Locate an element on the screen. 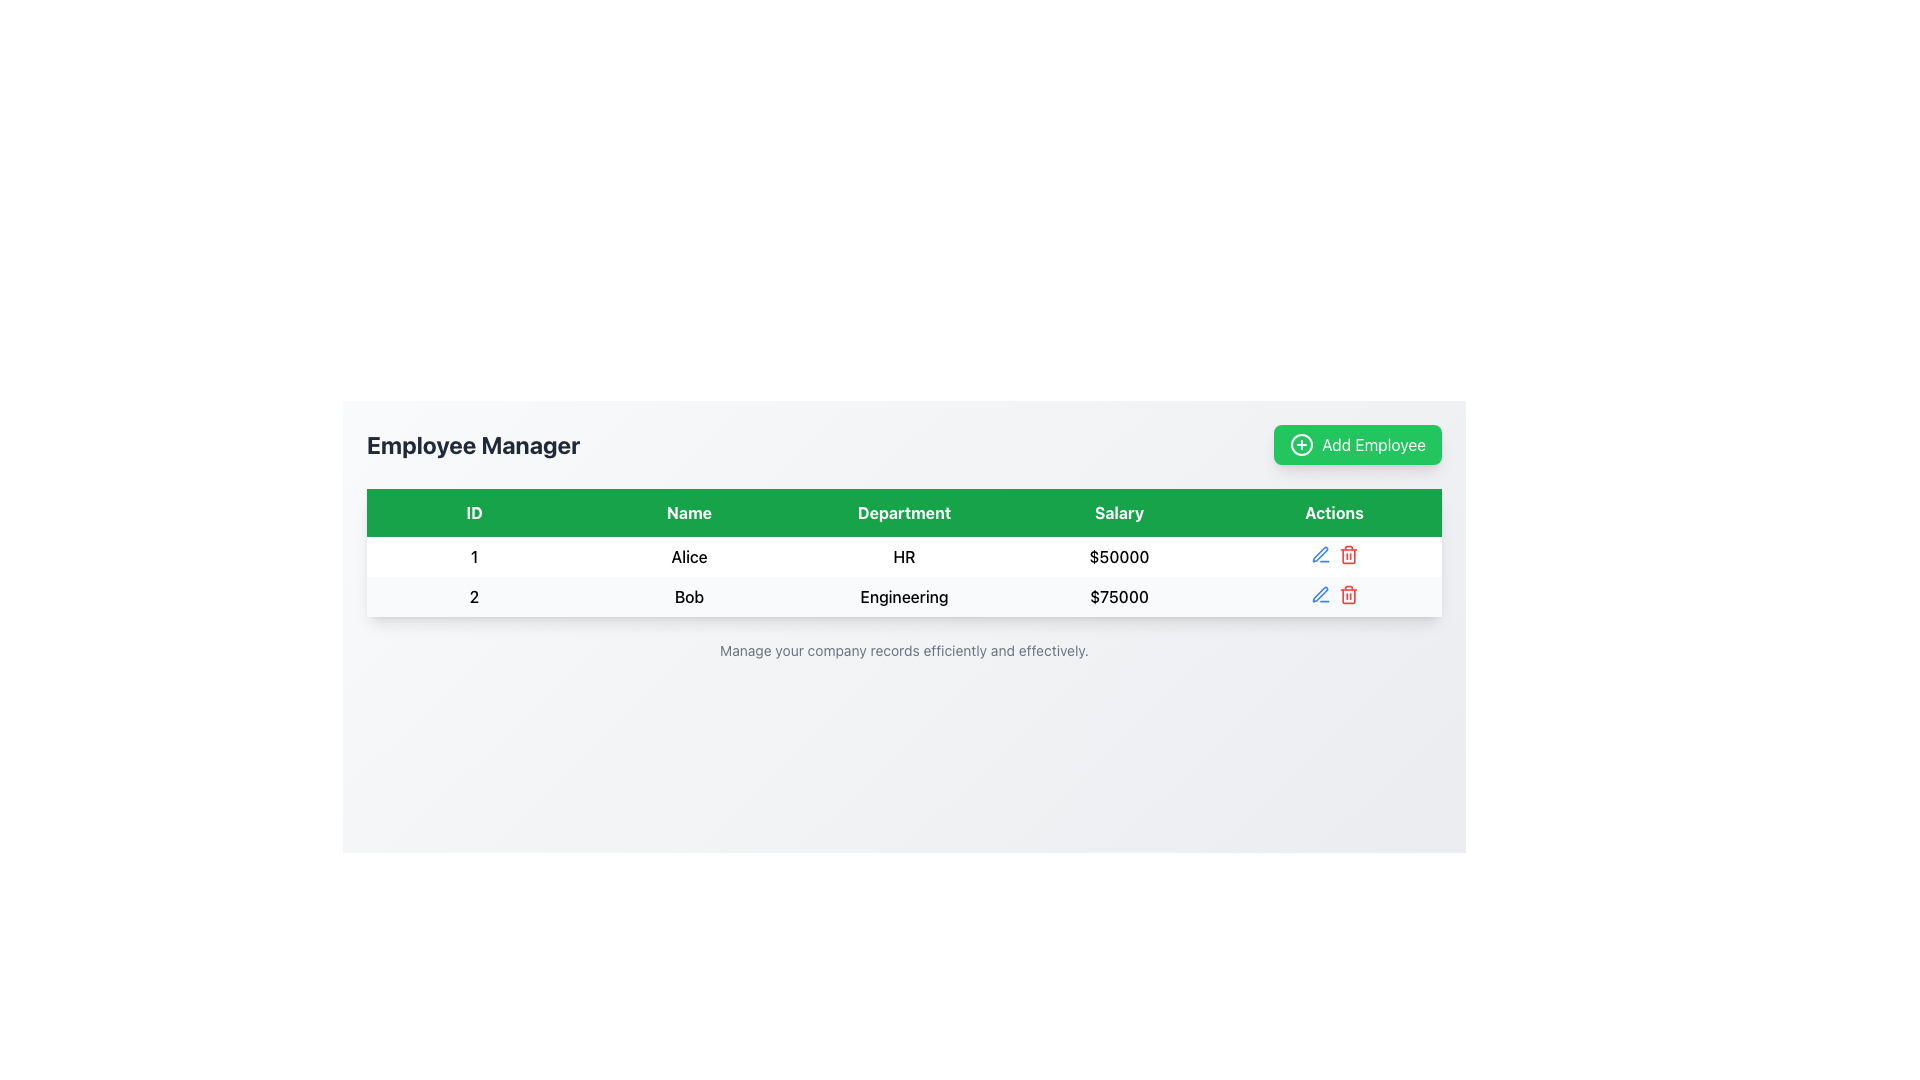  the text label displaying the salary value '$50000' for 'Alice' in the table is located at coordinates (1118, 556).